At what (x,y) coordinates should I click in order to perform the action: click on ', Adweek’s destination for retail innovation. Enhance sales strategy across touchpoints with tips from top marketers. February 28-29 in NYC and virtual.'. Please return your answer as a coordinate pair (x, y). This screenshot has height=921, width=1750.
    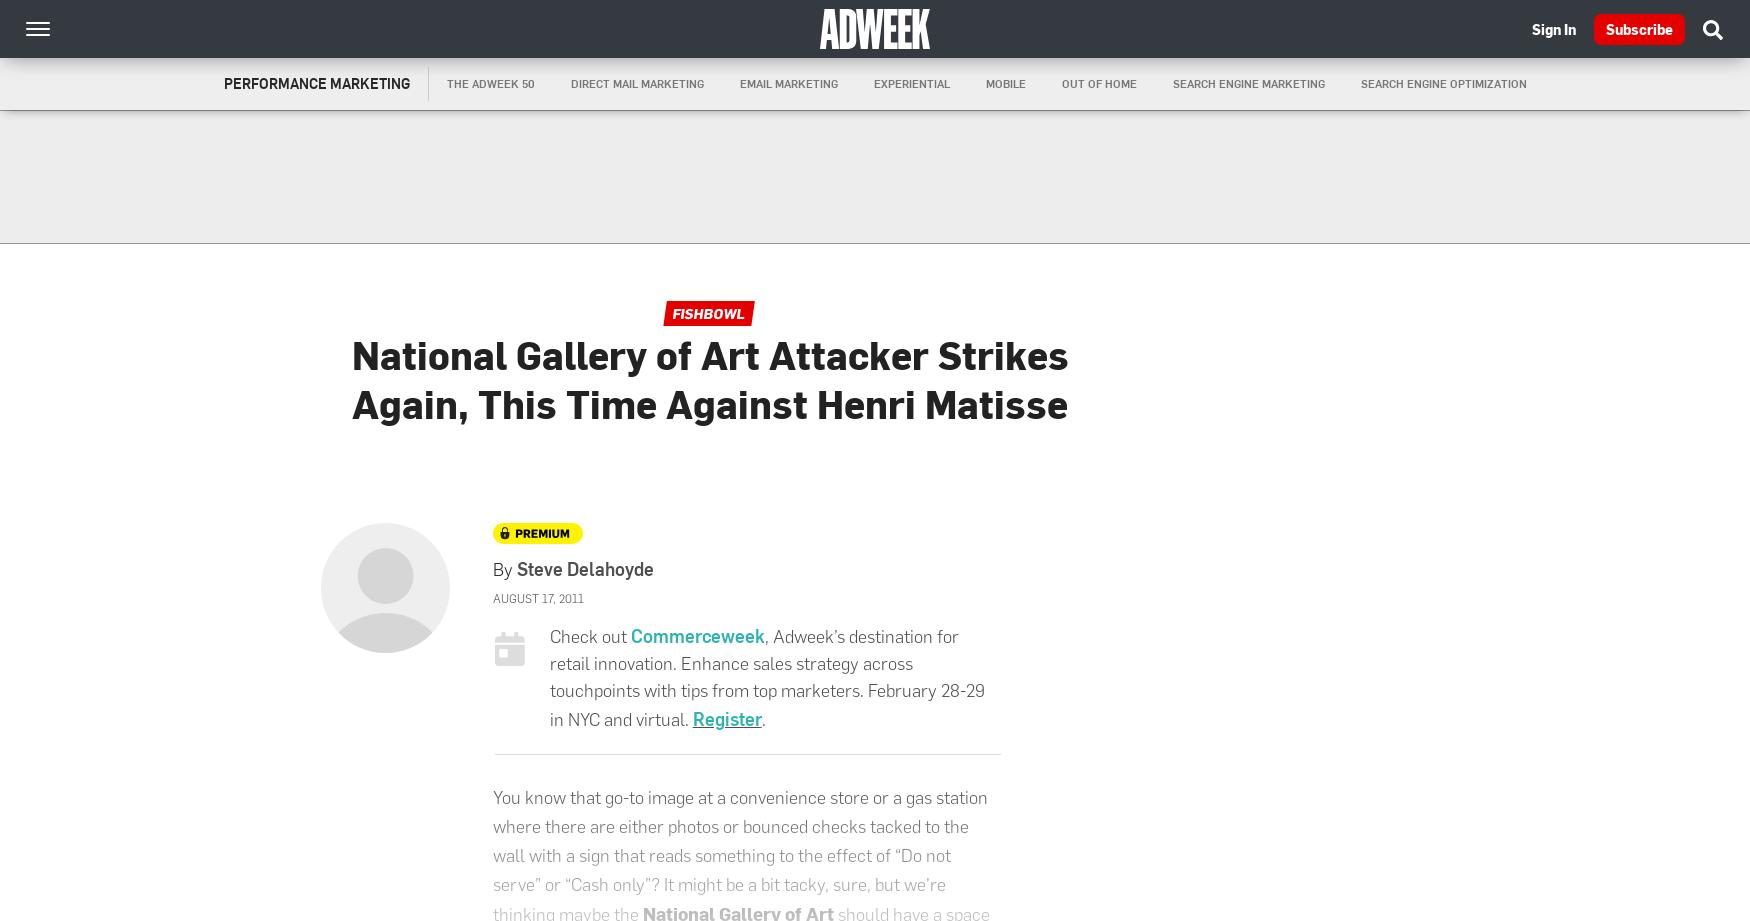
    Looking at the image, I should click on (547, 678).